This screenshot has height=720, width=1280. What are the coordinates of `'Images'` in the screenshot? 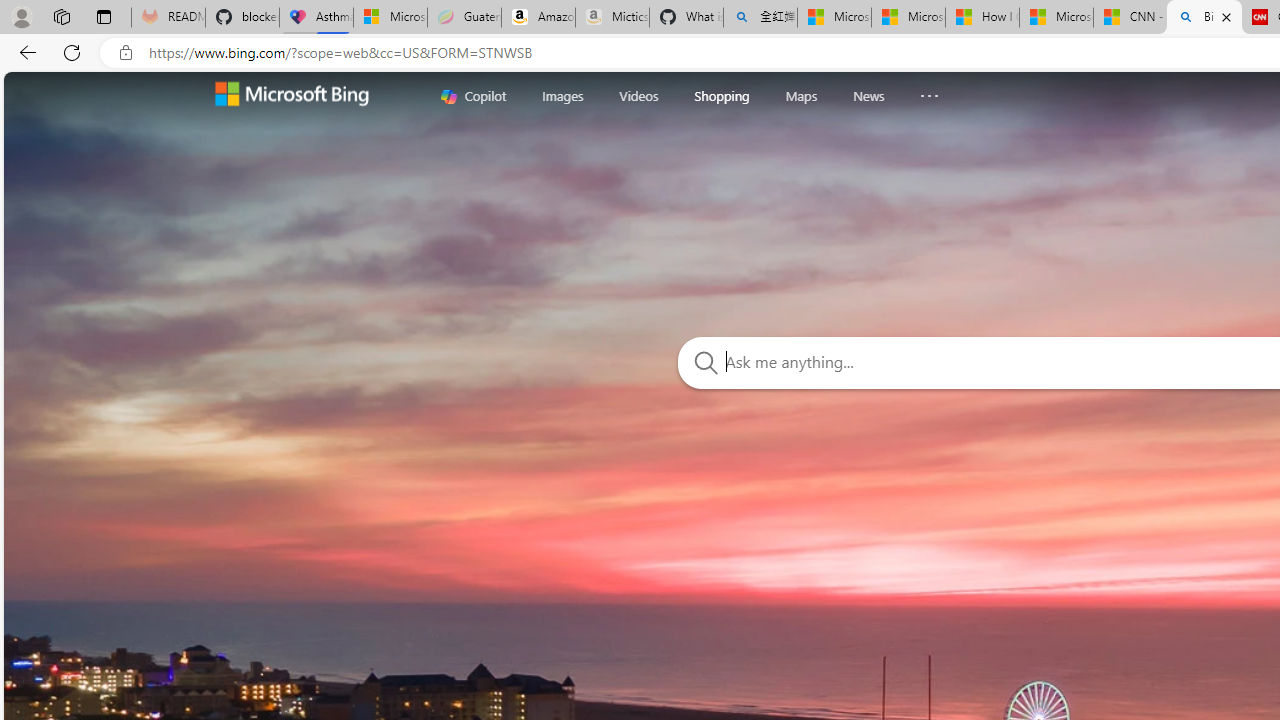 It's located at (561, 95).